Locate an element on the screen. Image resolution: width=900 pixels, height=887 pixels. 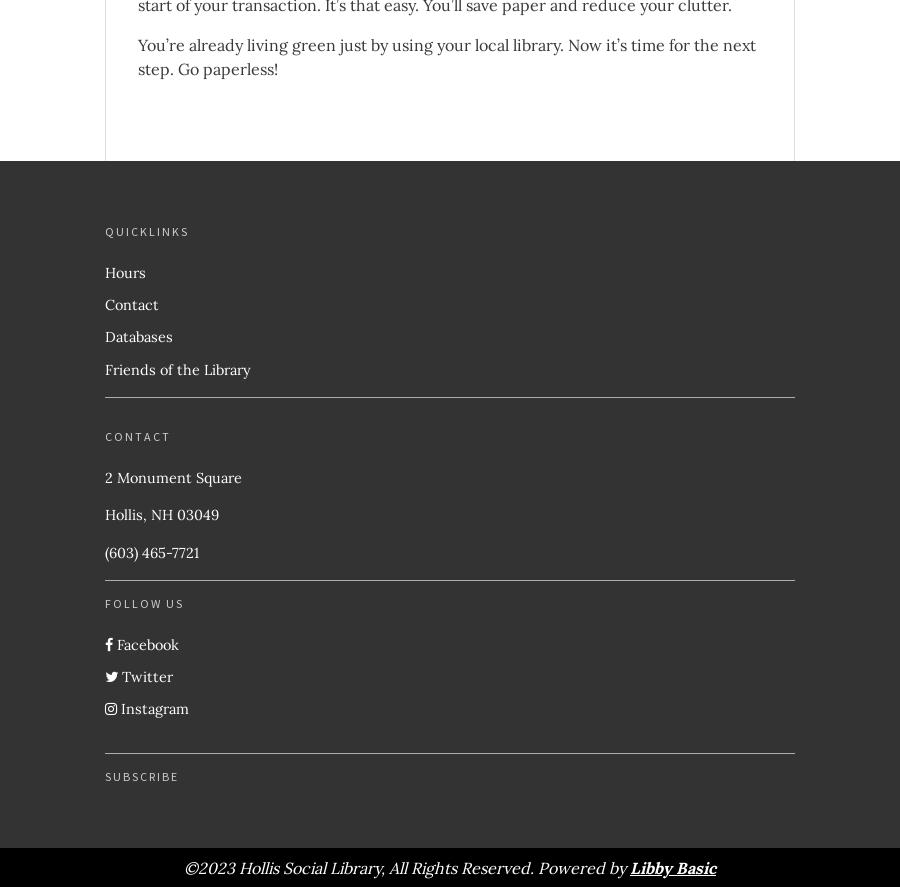
'Subscribe' is located at coordinates (104, 775).